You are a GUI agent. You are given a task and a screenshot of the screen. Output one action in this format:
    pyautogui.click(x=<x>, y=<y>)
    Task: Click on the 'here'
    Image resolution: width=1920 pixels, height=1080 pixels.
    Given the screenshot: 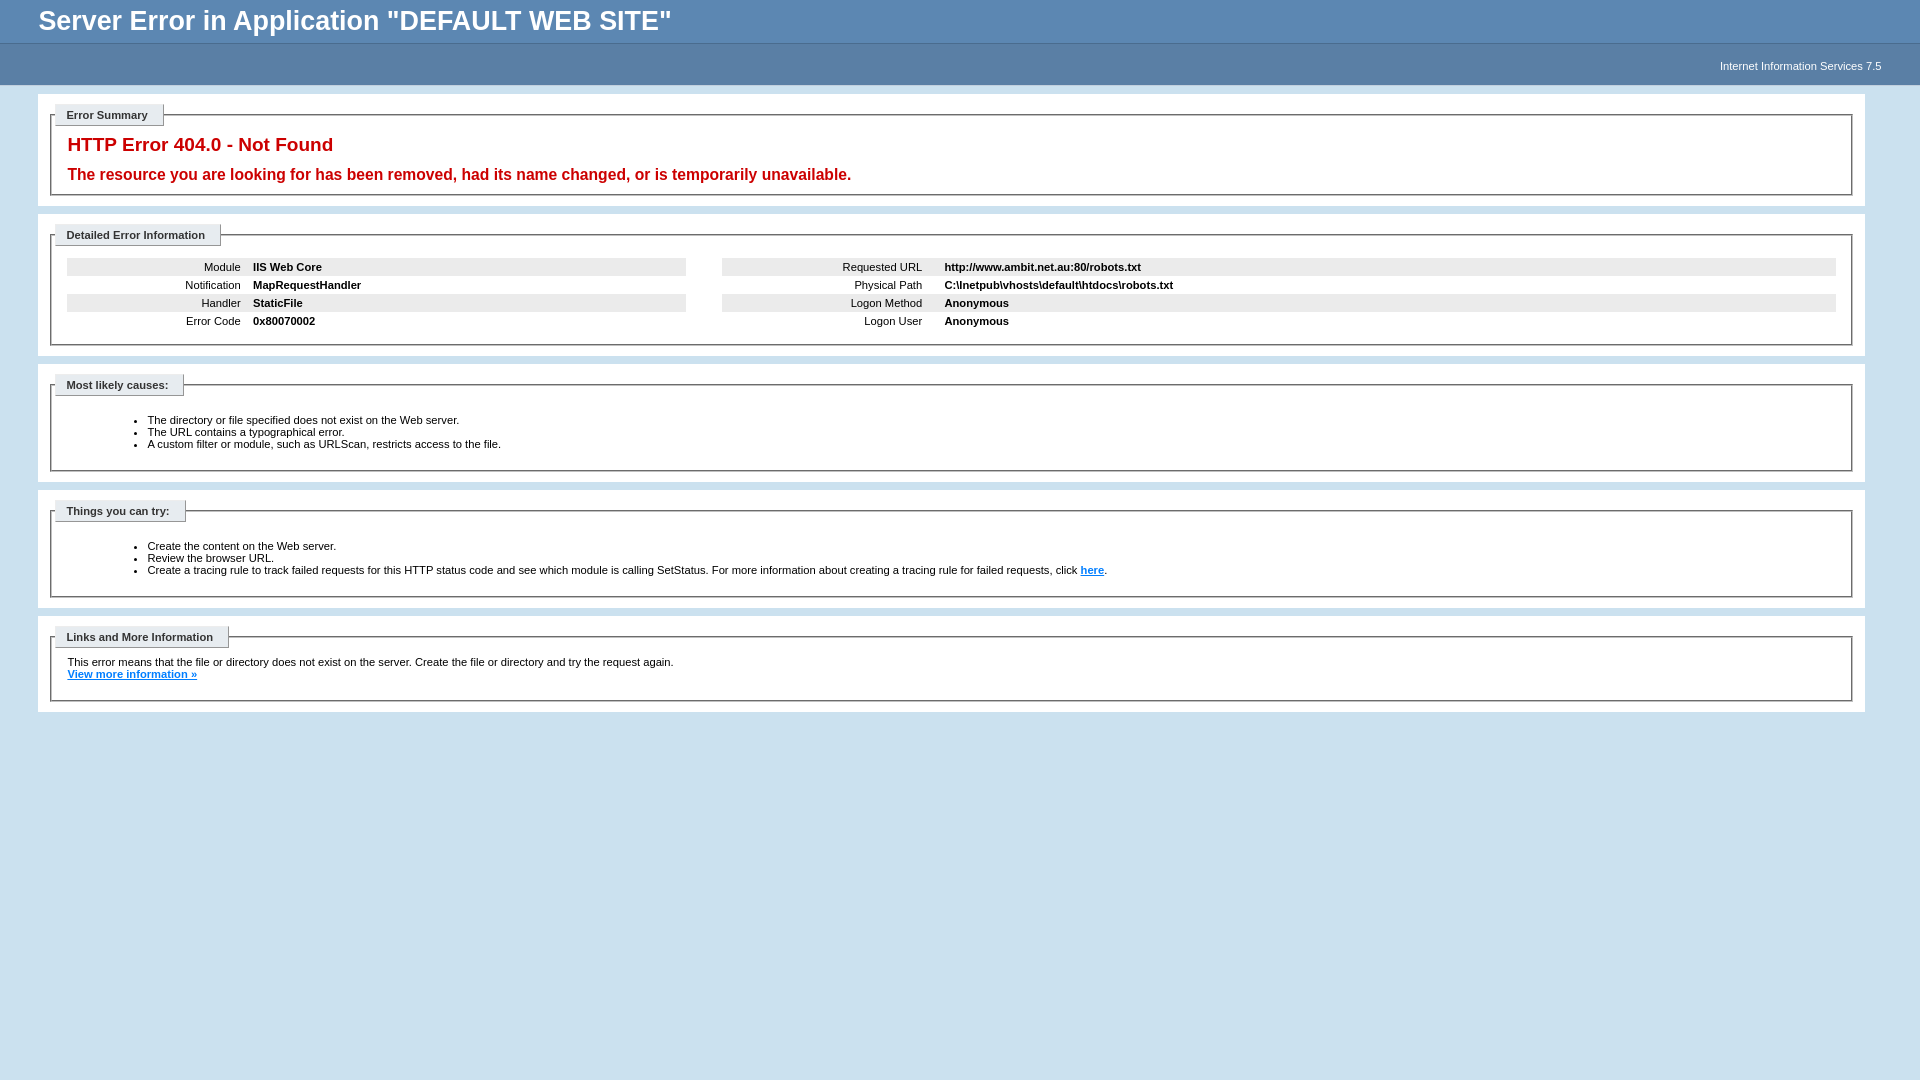 What is the action you would take?
    pyautogui.click(x=1092, y=570)
    